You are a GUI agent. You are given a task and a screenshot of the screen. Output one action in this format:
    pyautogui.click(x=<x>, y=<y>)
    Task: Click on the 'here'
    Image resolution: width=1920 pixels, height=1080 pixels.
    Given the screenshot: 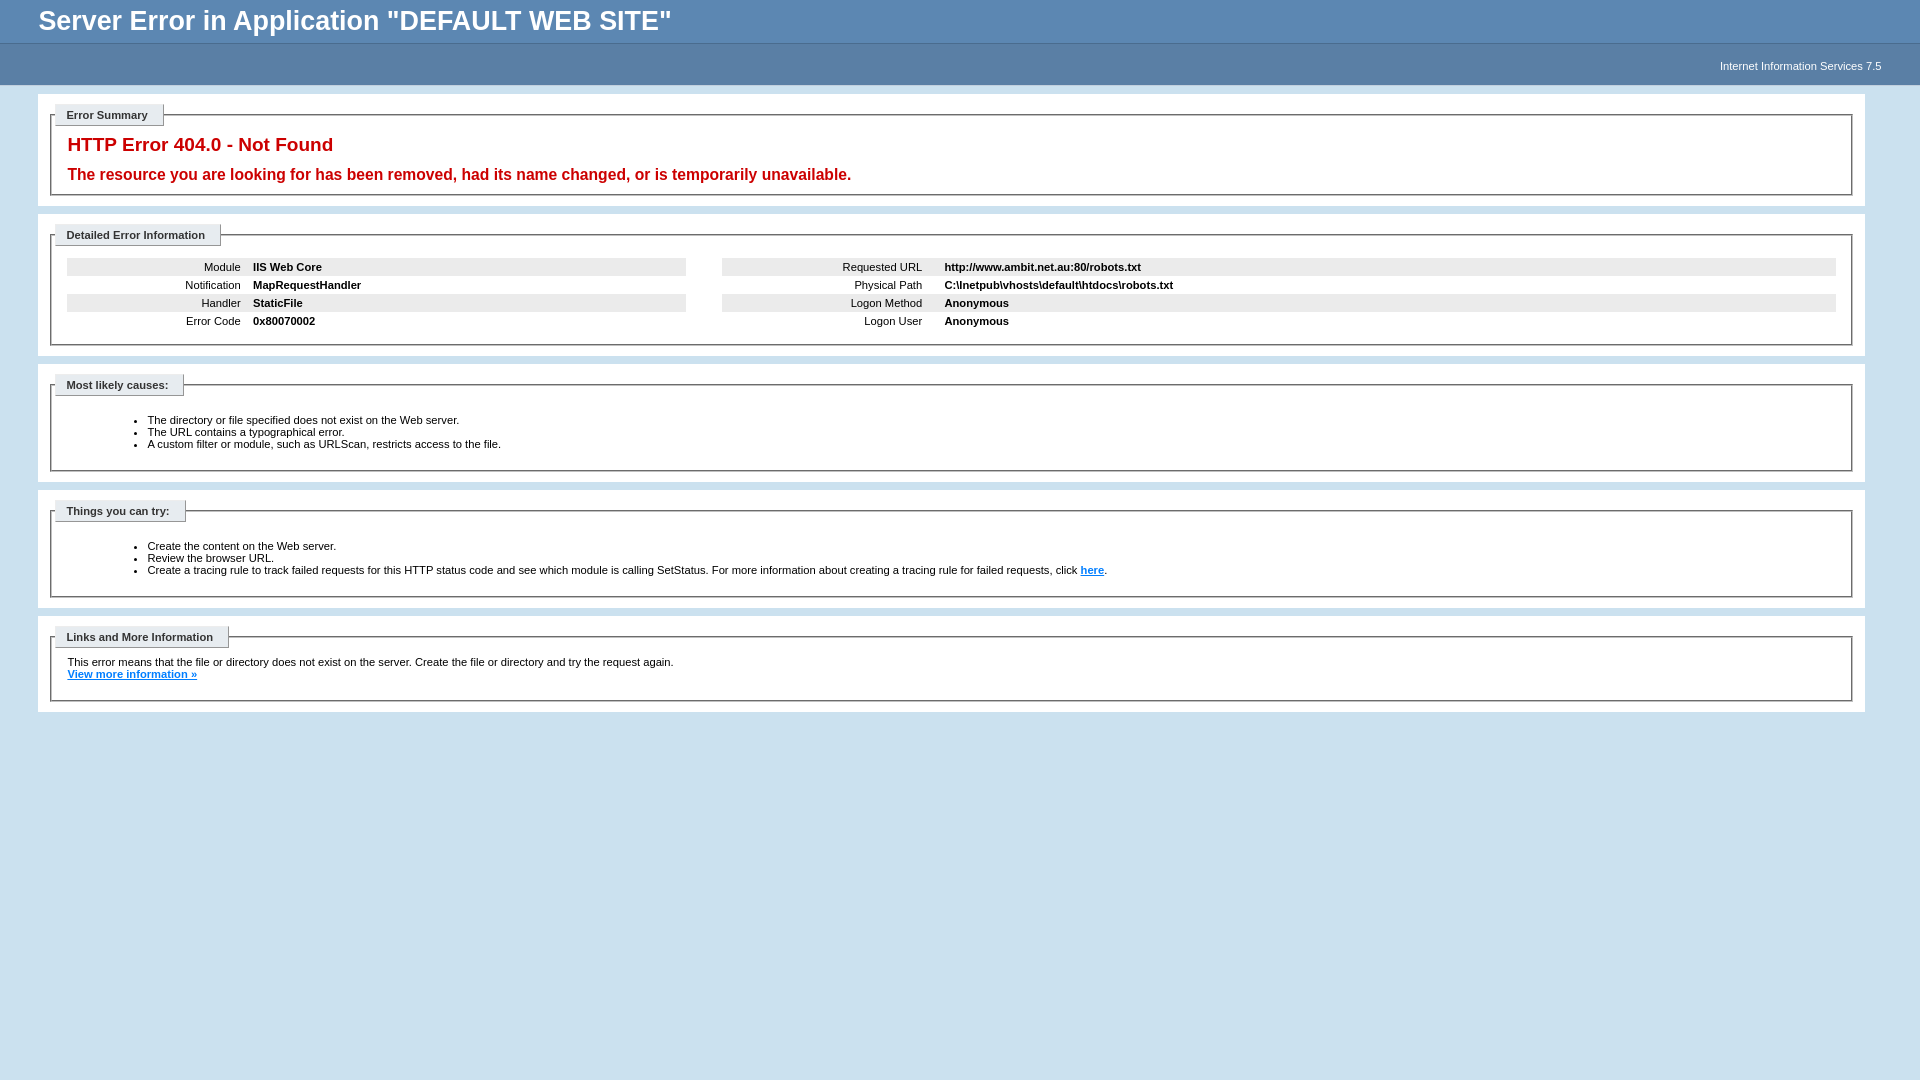 What is the action you would take?
    pyautogui.click(x=1092, y=570)
    